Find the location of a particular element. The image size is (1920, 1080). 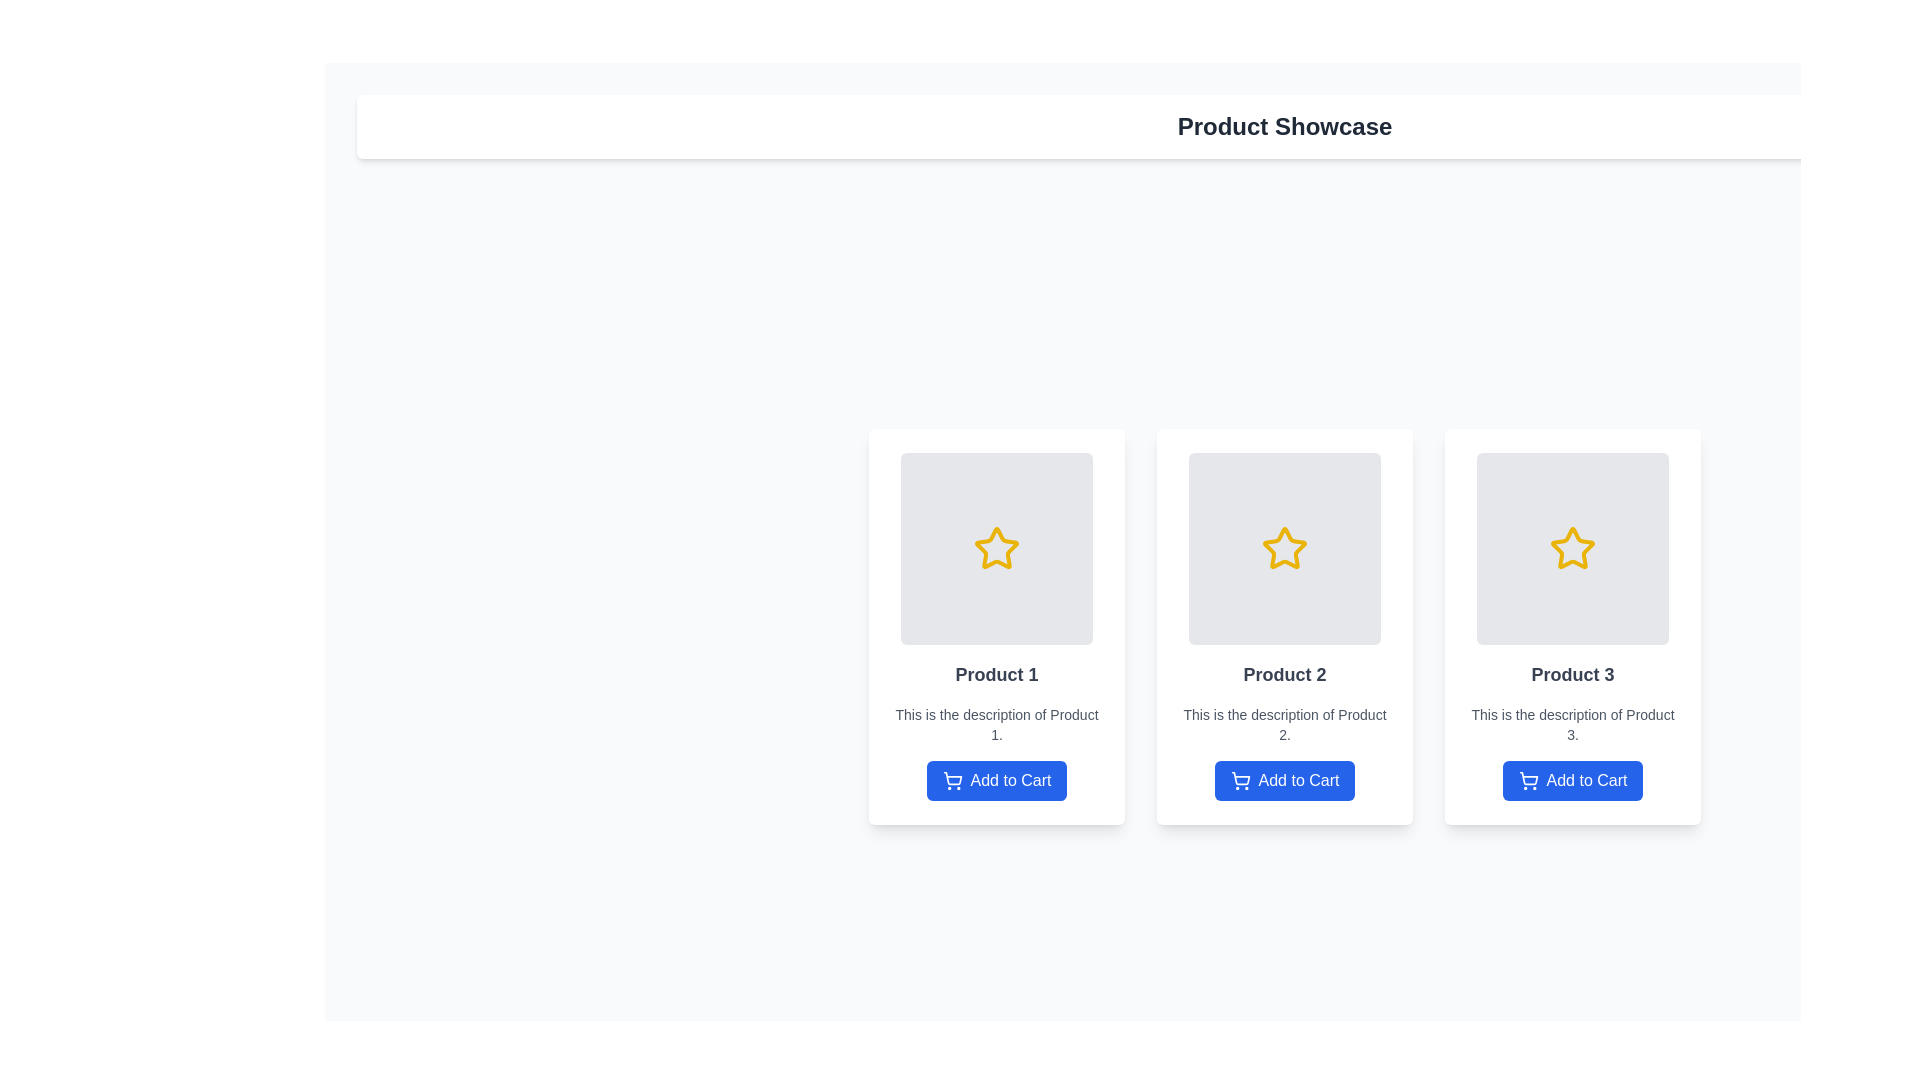

the 'Add to Cart' button with a blue rectangular shape and shopping cart icon located at the bottom-center of 'Product 2' is located at coordinates (1285, 779).